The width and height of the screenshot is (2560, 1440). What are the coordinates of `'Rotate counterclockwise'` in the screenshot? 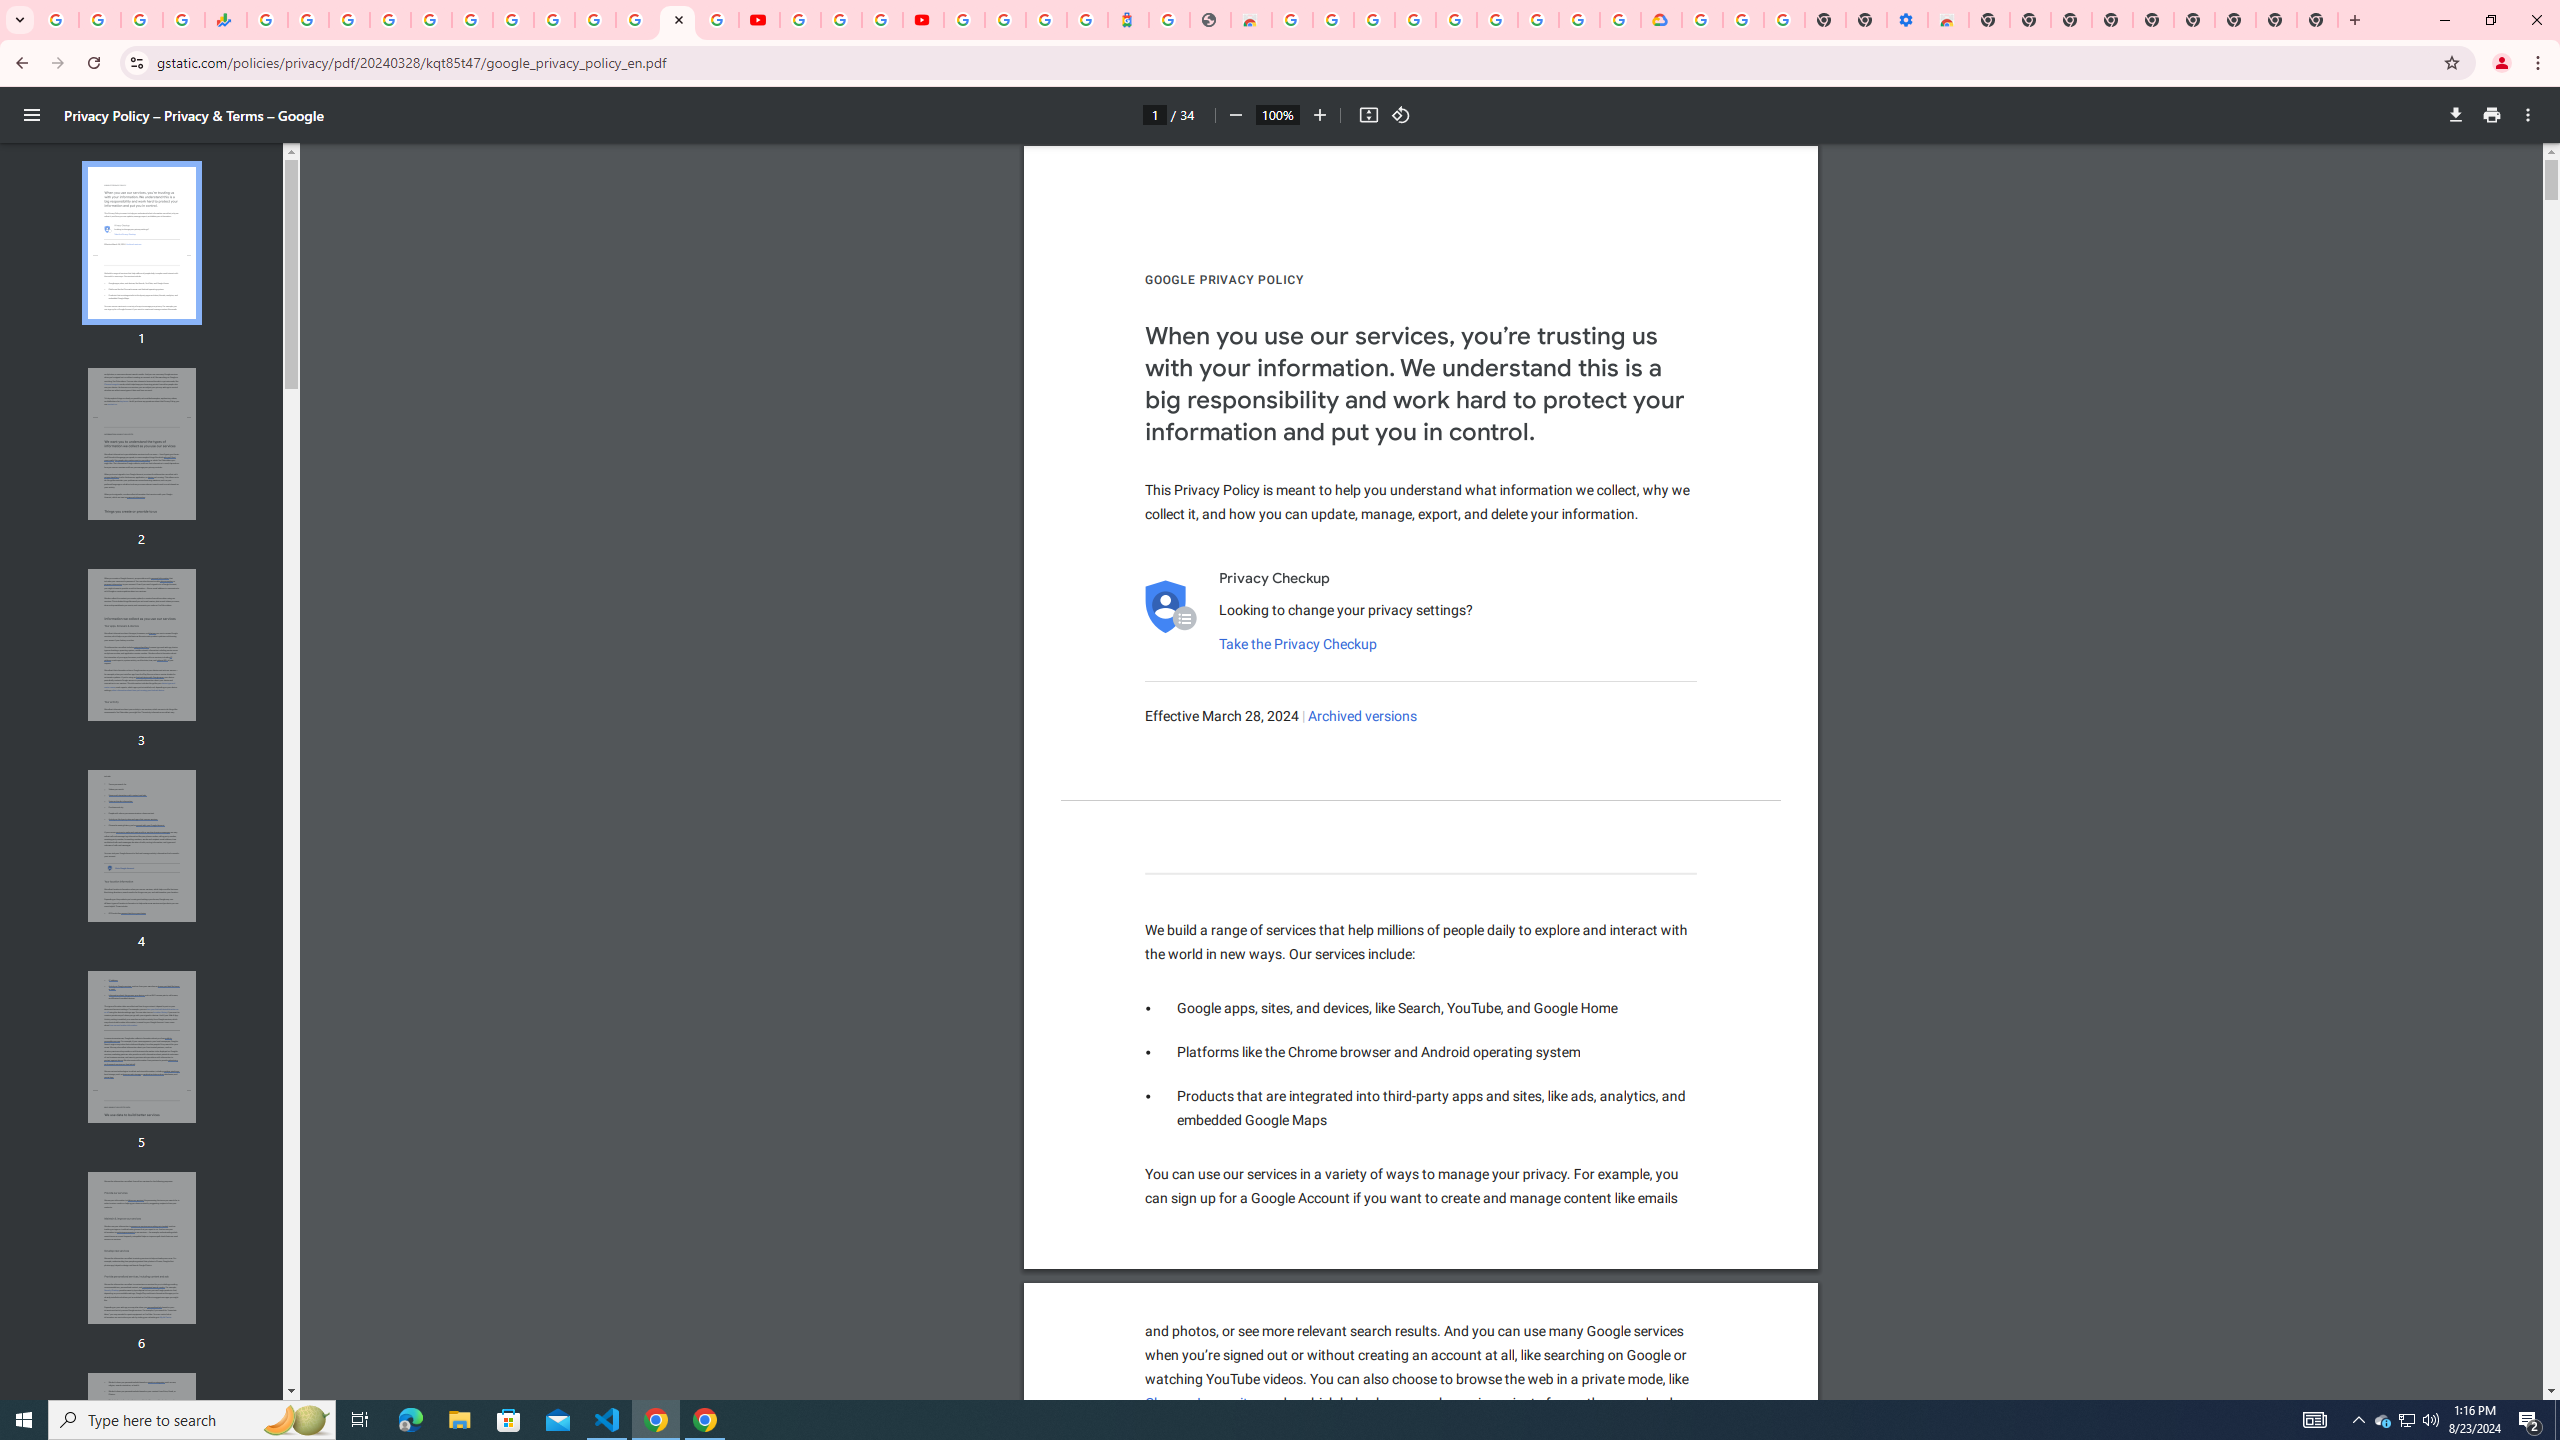 It's located at (1401, 114).